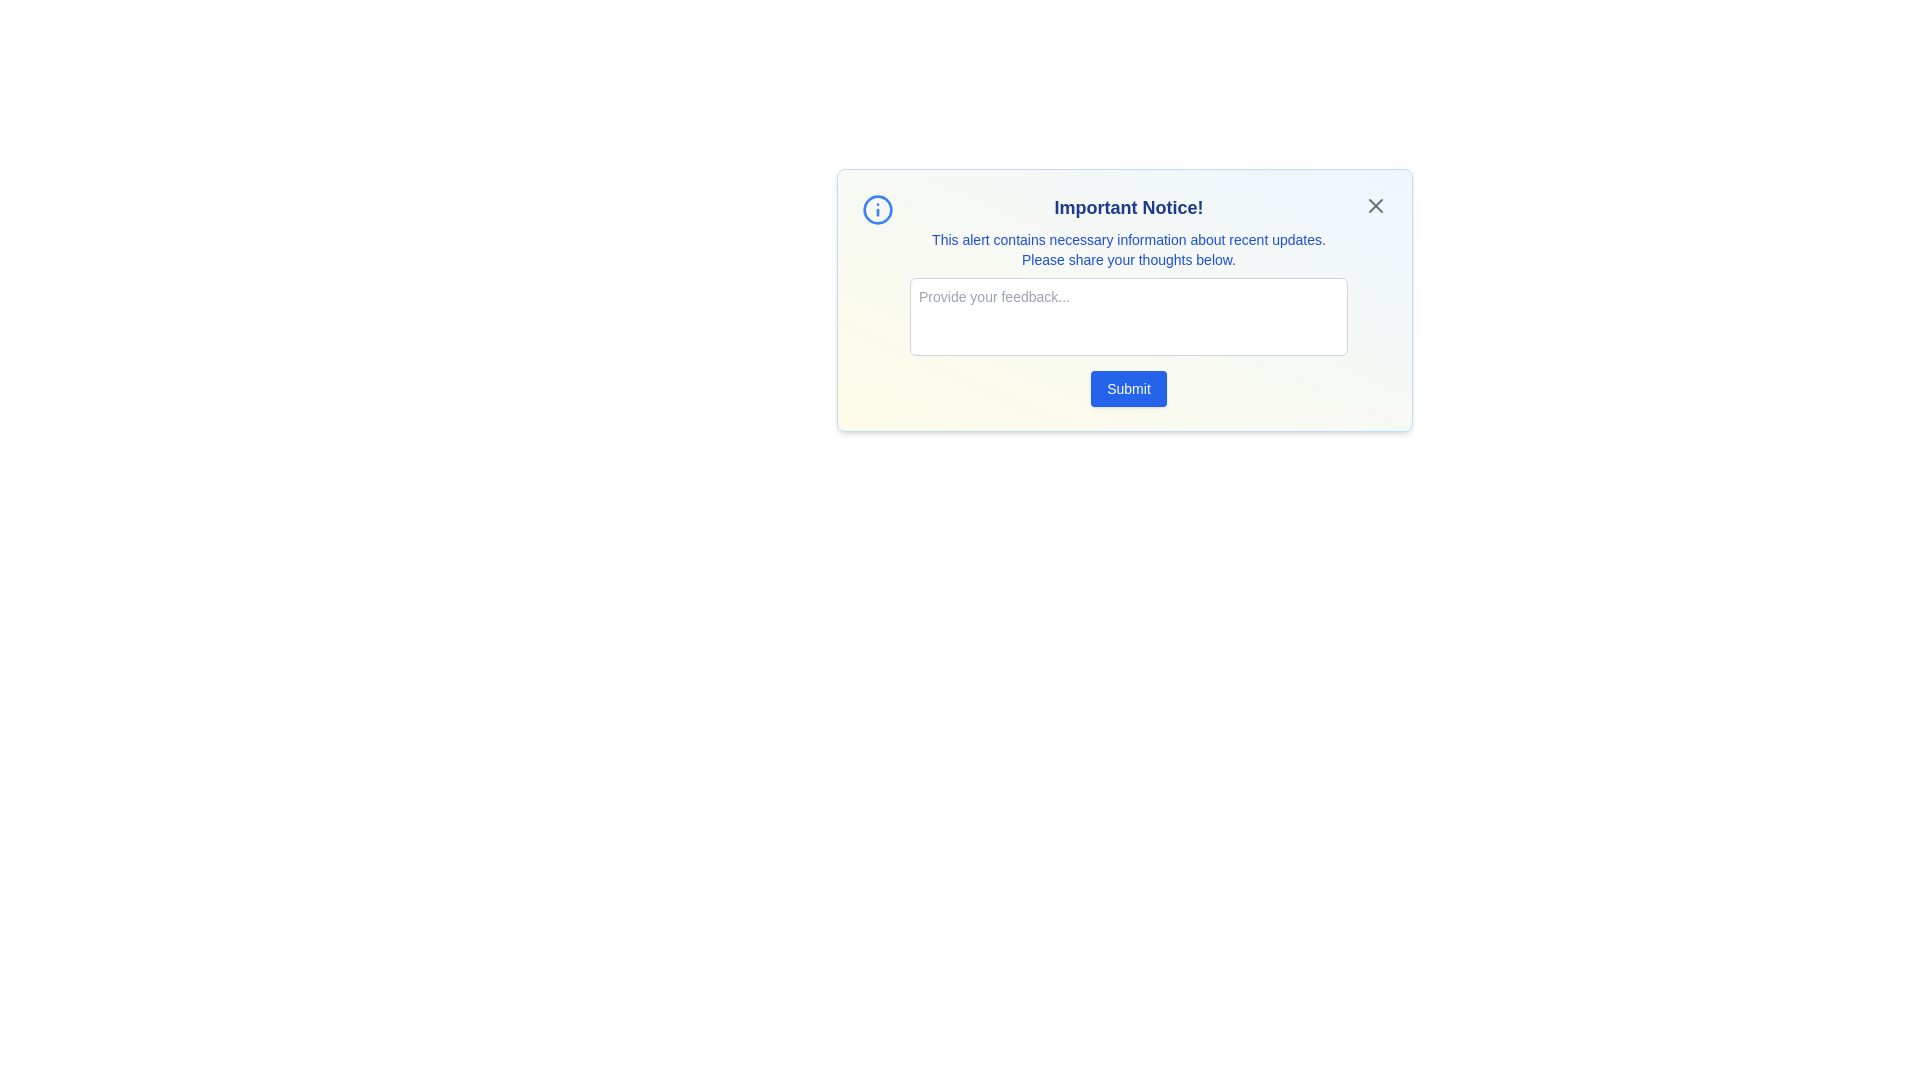 The width and height of the screenshot is (1920, 1080). I want to click on the close button, represented by an 'X' shape, located in the top-right corner of the alert dialog box displaying 'Important Notice!', so click(1375, 205).